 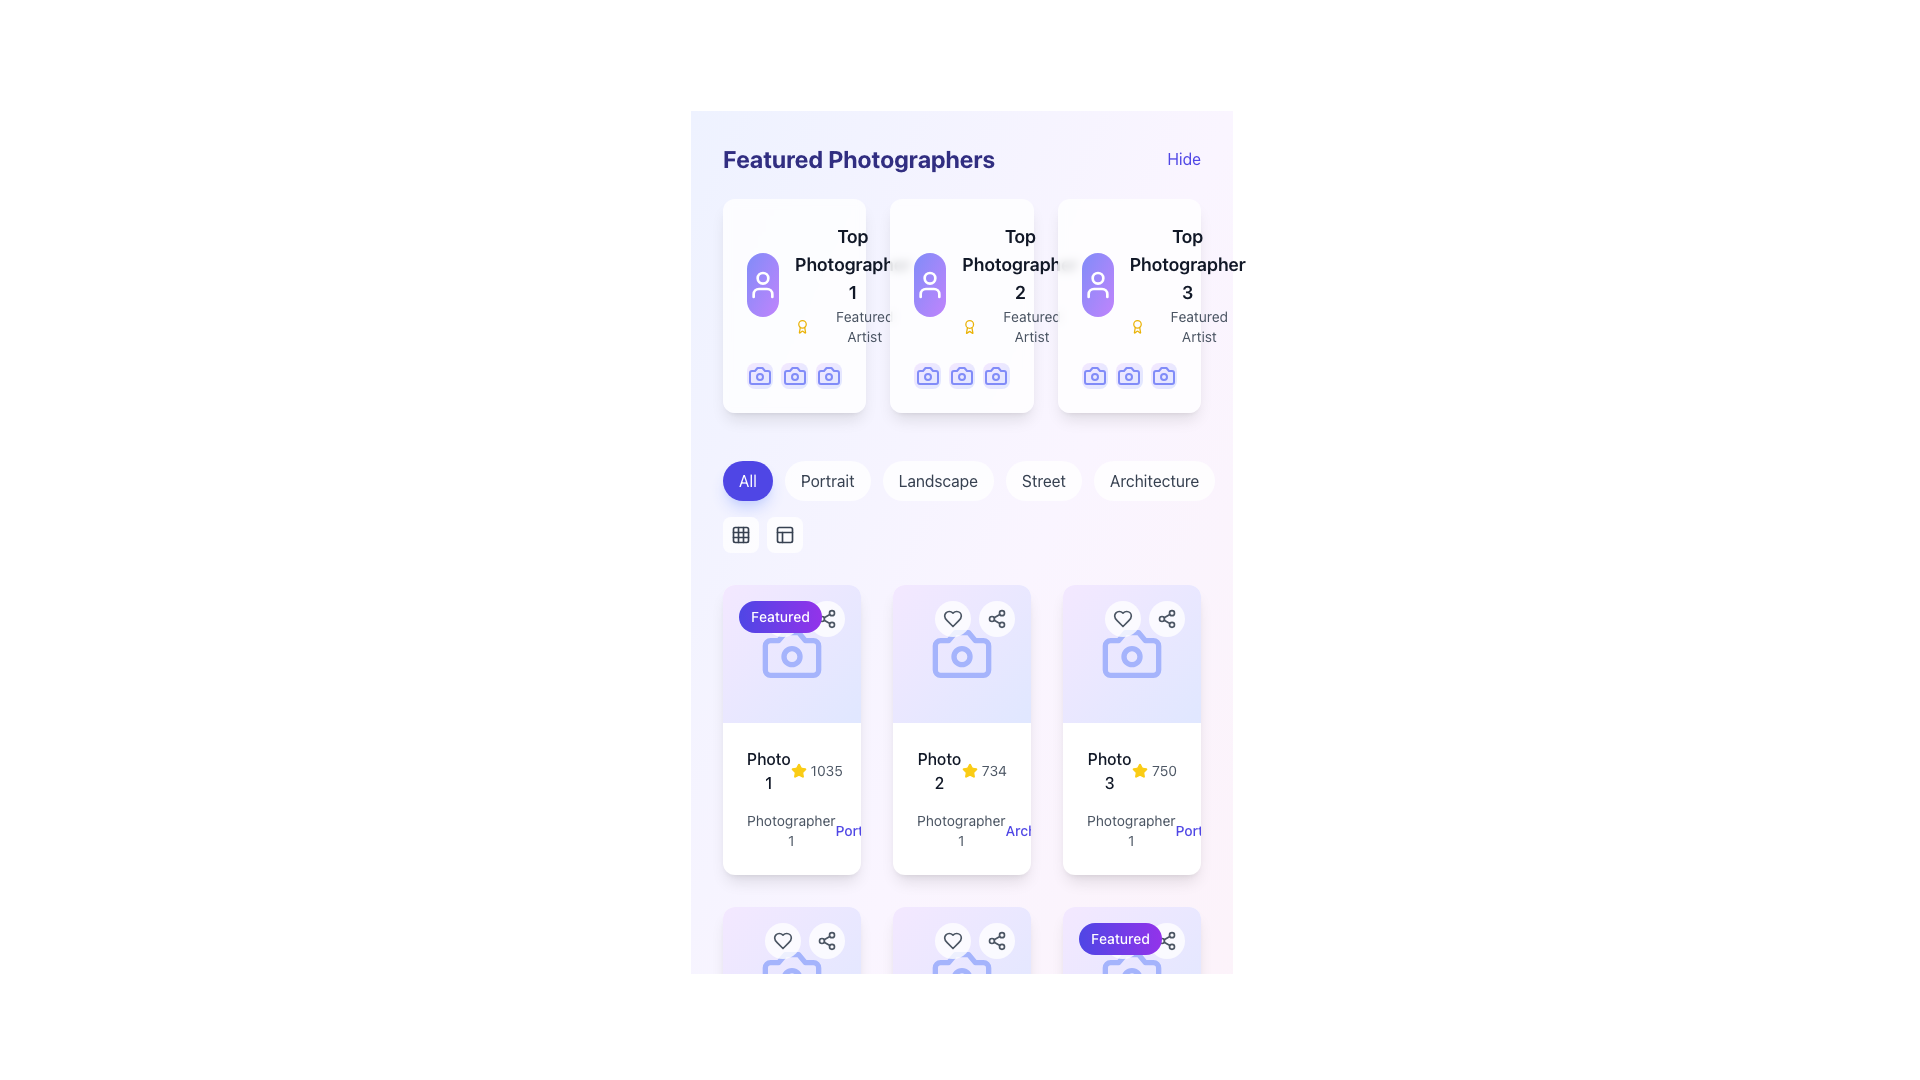 What do you see at coordinates (1184, 157) in the screenshot?
I see `the Text button in the top-right corner of the 'Featured Photographers' section` at bounding box center [1184, 157].